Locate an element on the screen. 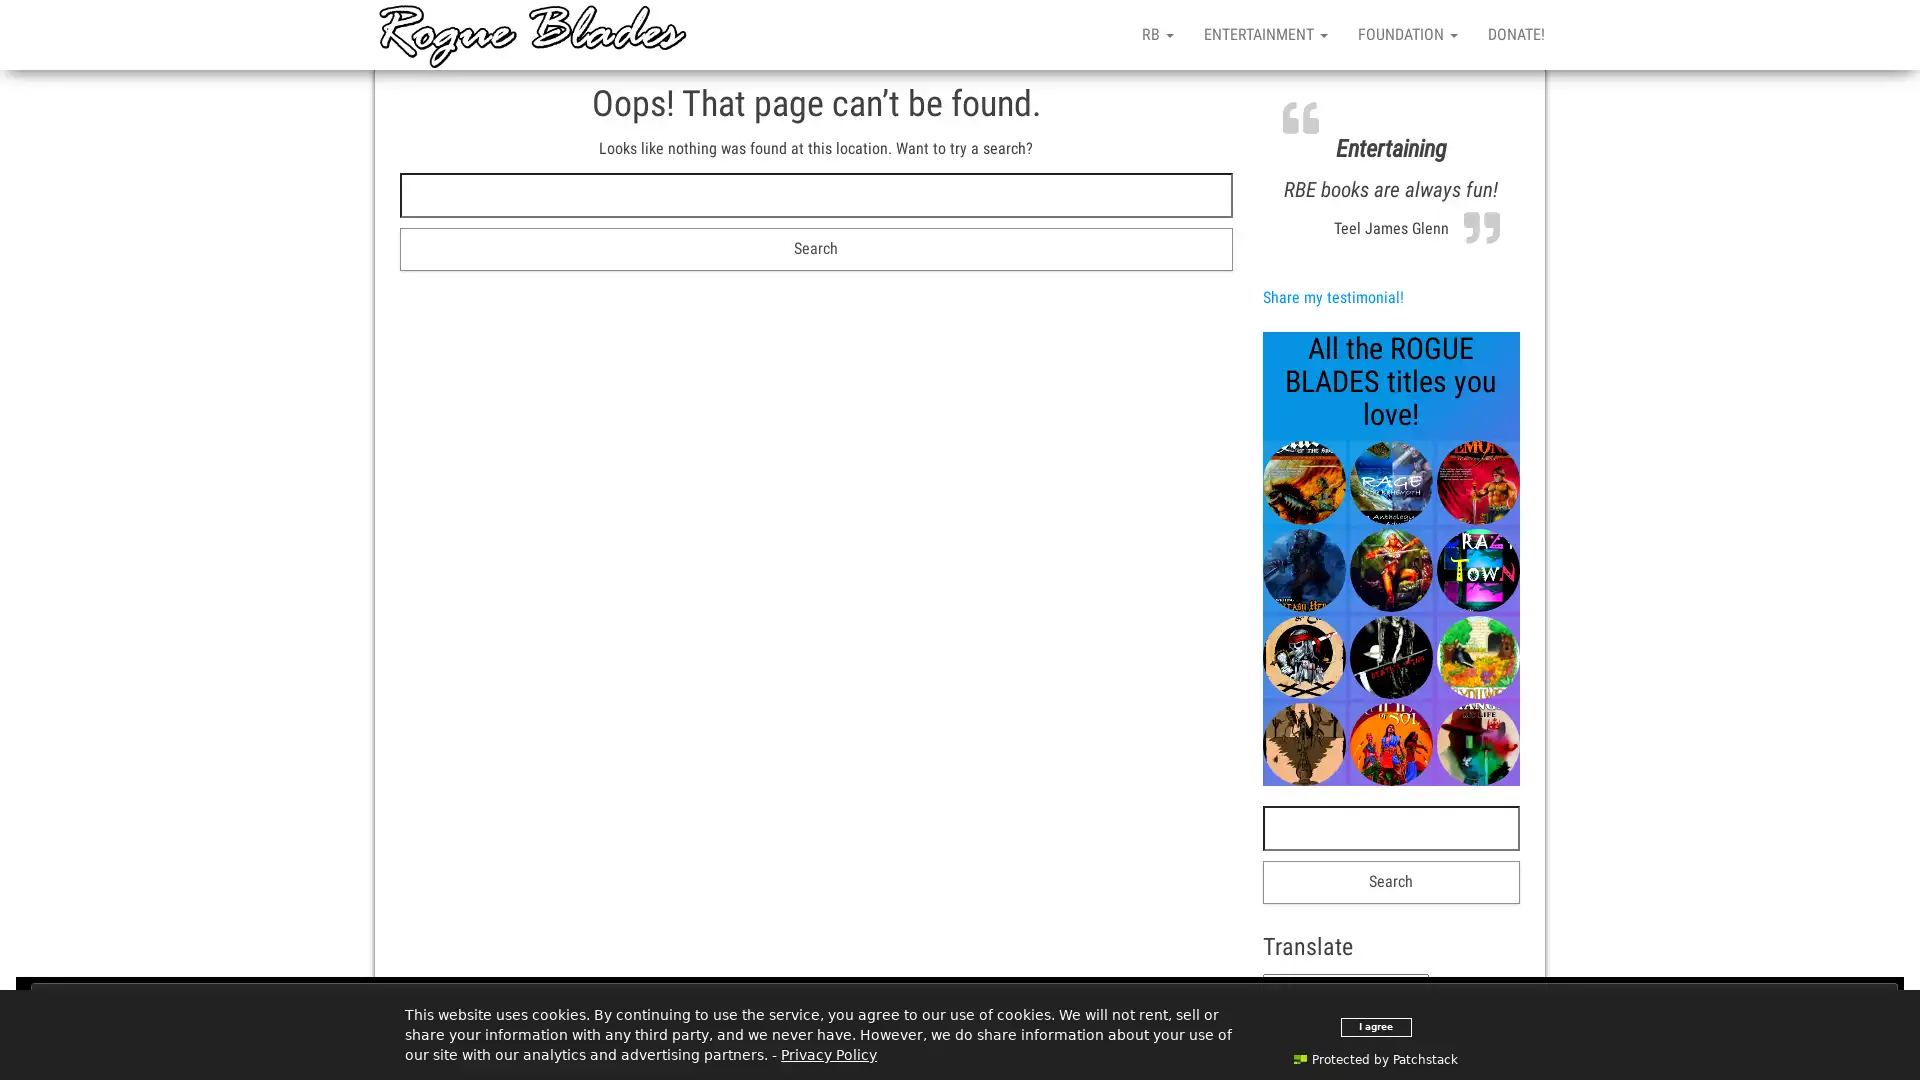  Close and accept is located at coordinates (964, 1002).